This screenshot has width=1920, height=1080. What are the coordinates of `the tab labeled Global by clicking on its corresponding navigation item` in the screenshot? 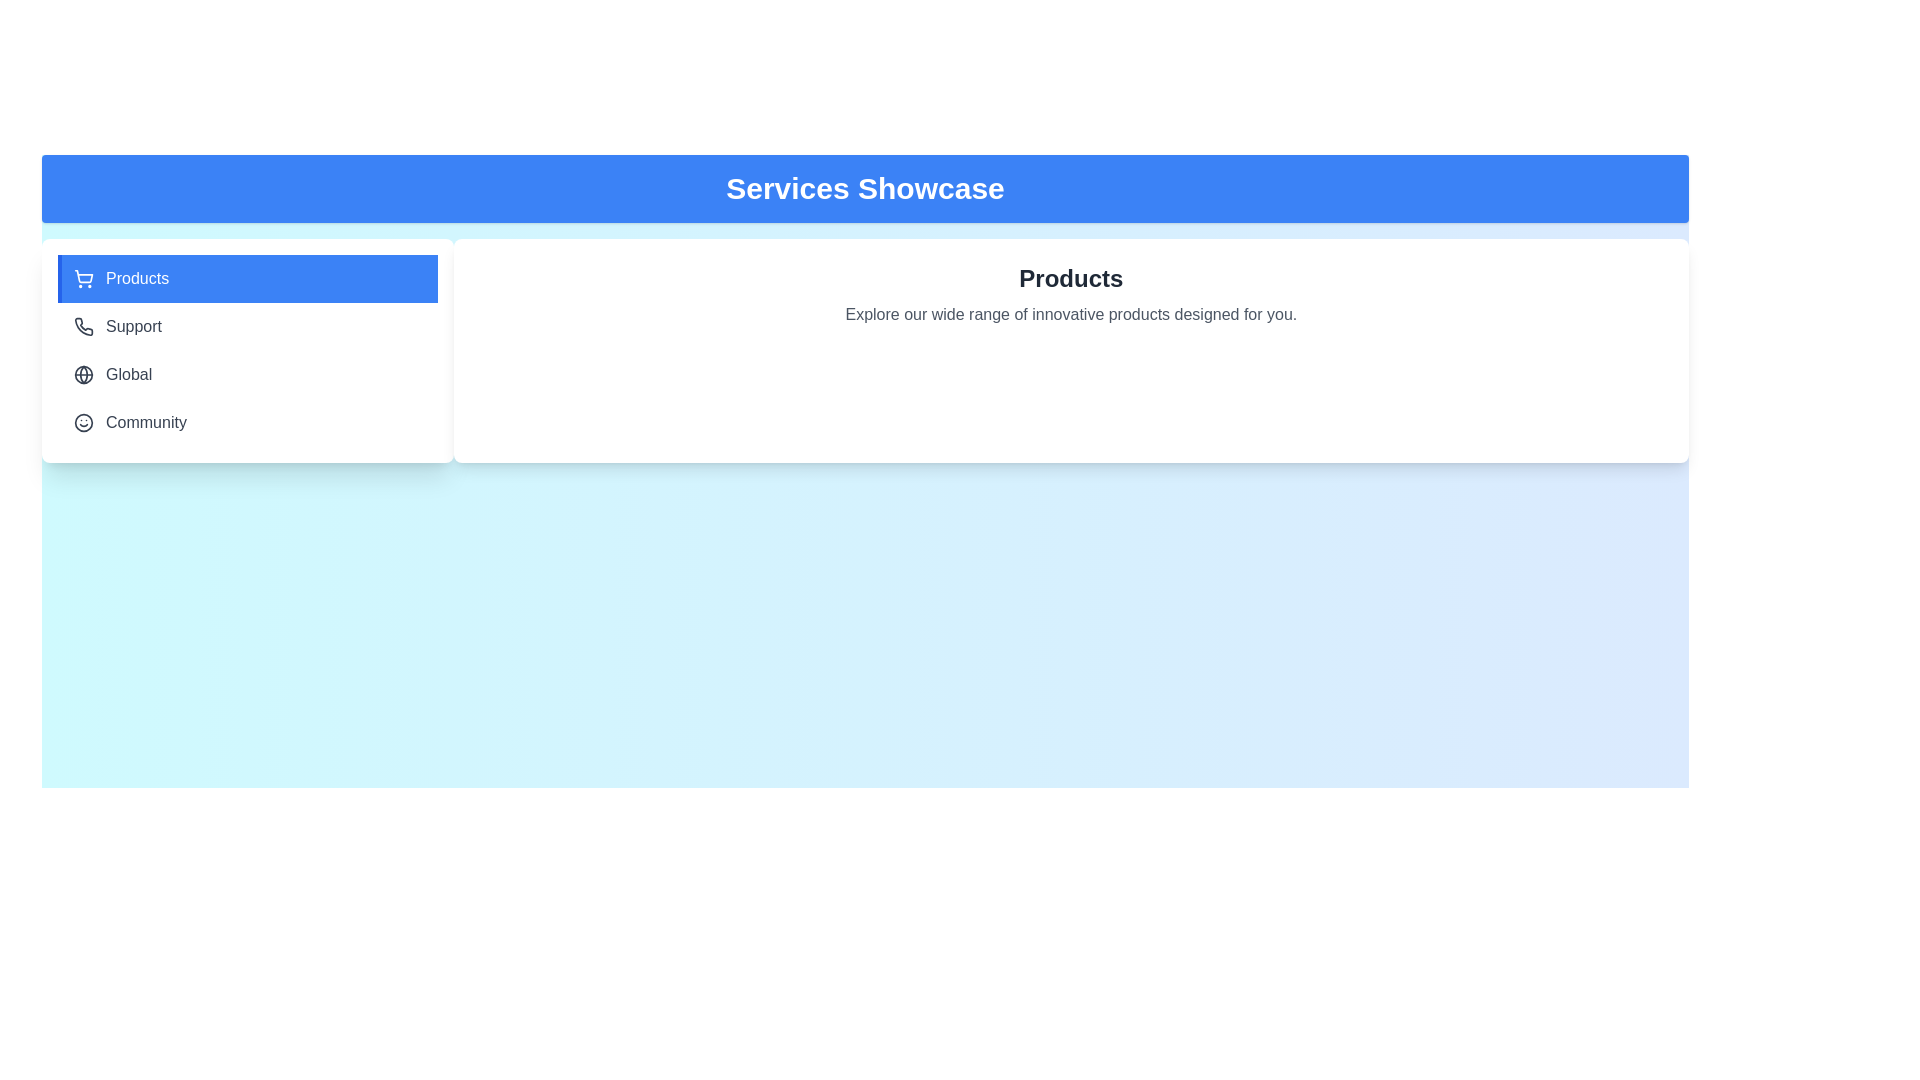 It's located at (246, 374).